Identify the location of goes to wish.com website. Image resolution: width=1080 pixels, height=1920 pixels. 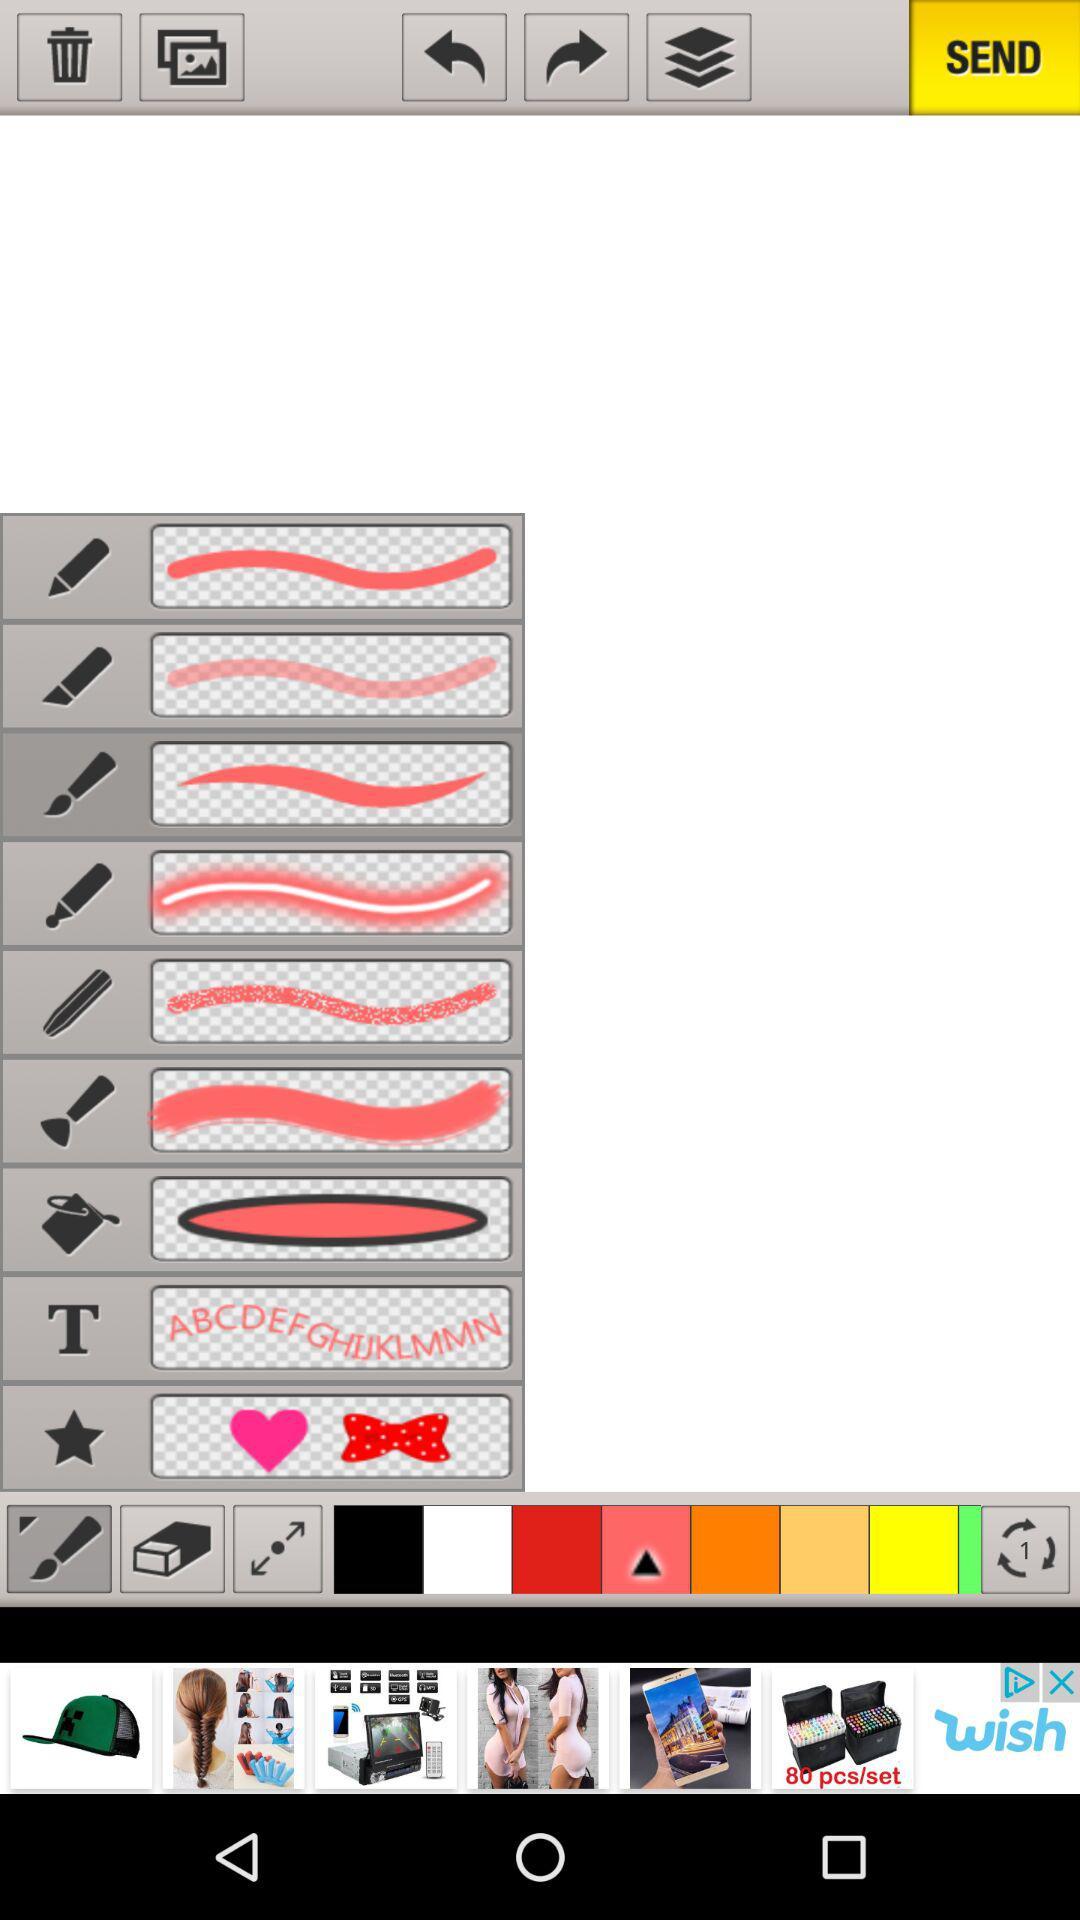
(540, 1727).